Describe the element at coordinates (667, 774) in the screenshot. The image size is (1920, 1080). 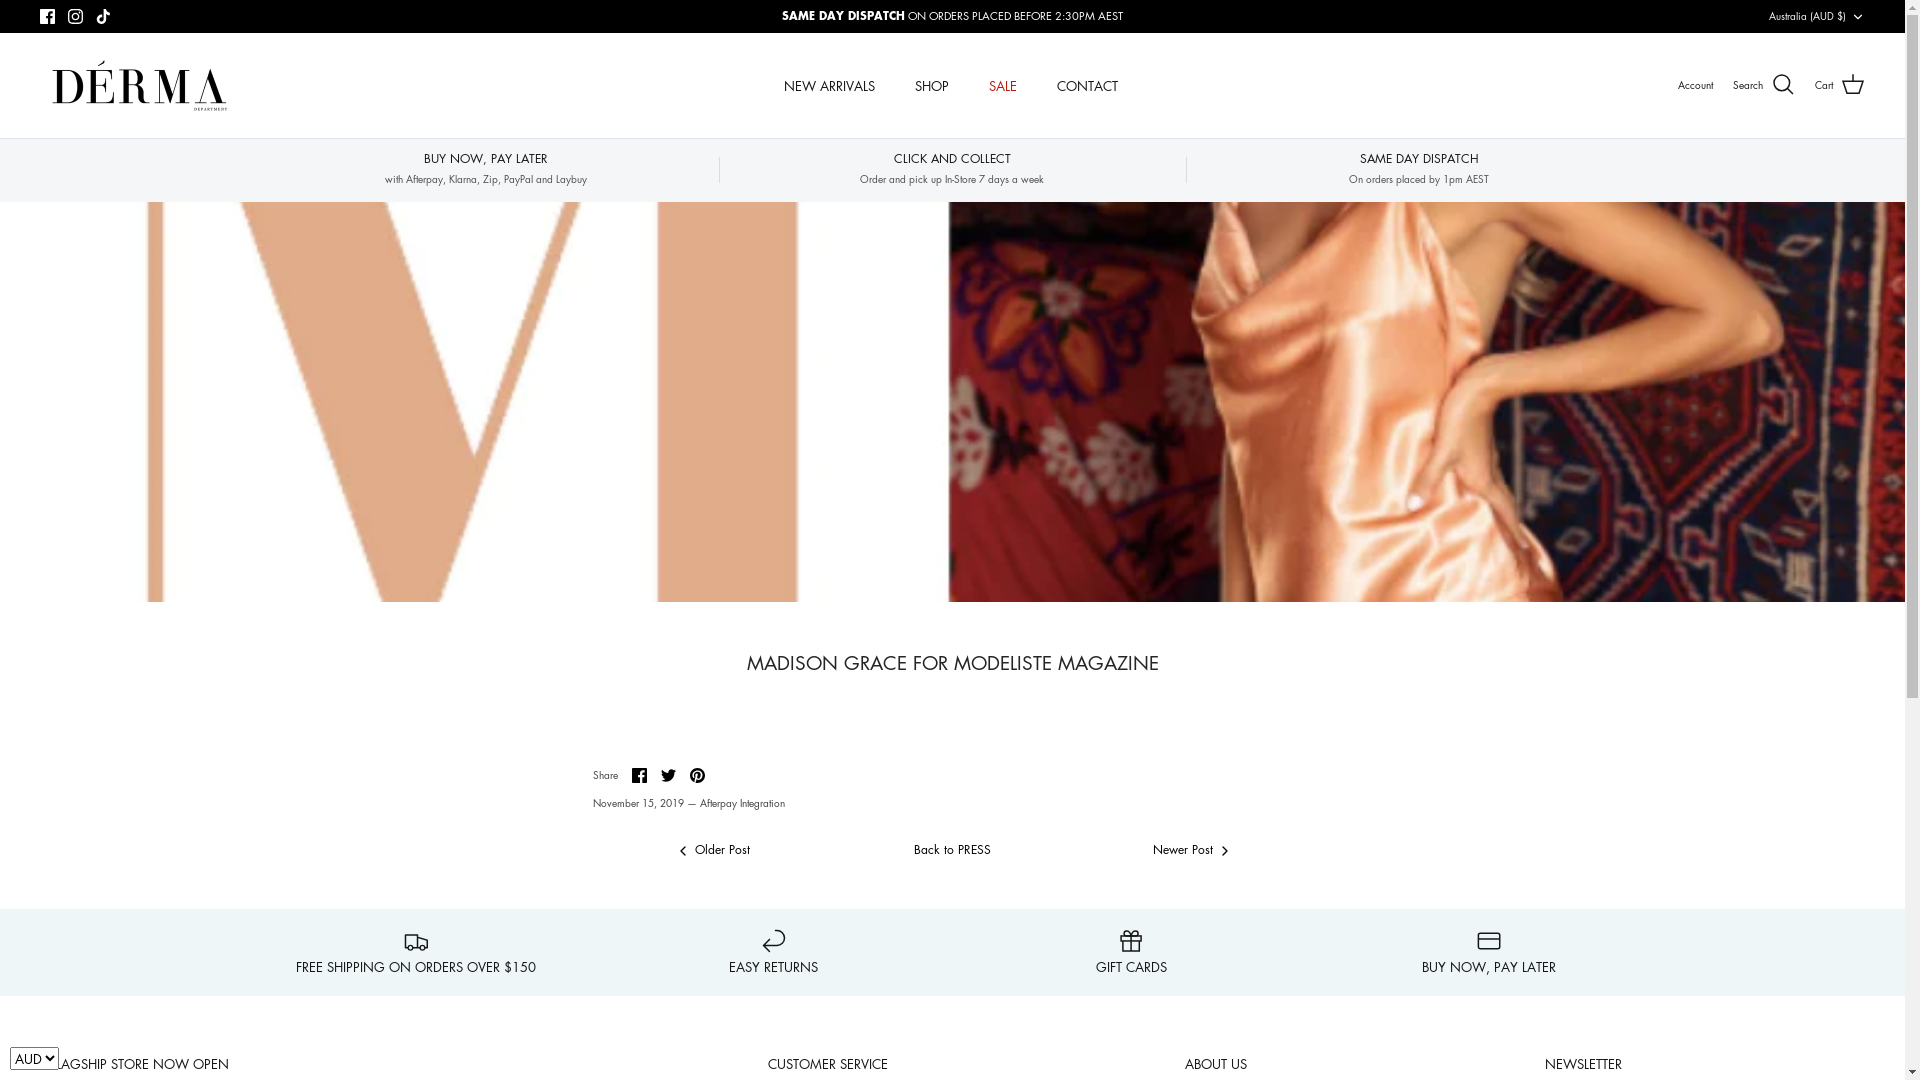
I see `'Twitter` at that location.